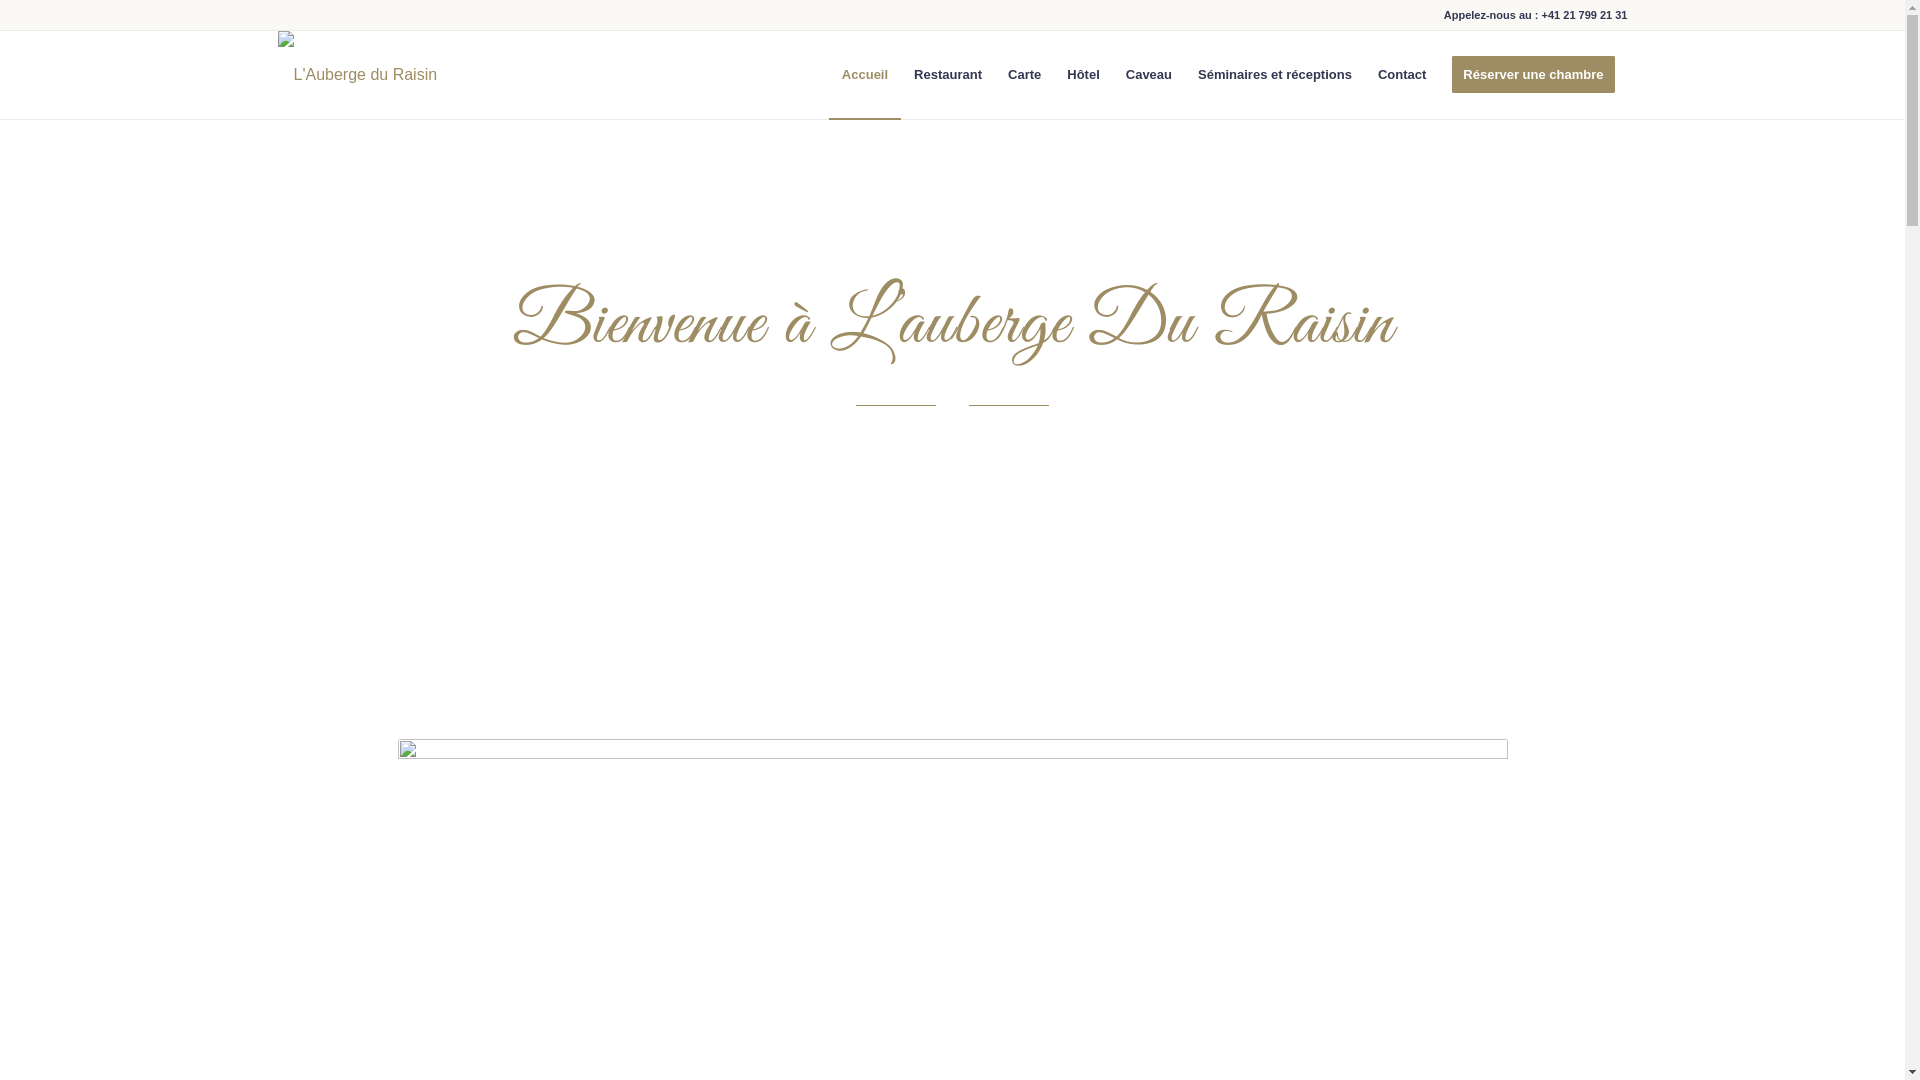  What do you see at coordinates (864, 73) in the screenshot?
I see `'Accueil'` at bounding box center [864, 73].